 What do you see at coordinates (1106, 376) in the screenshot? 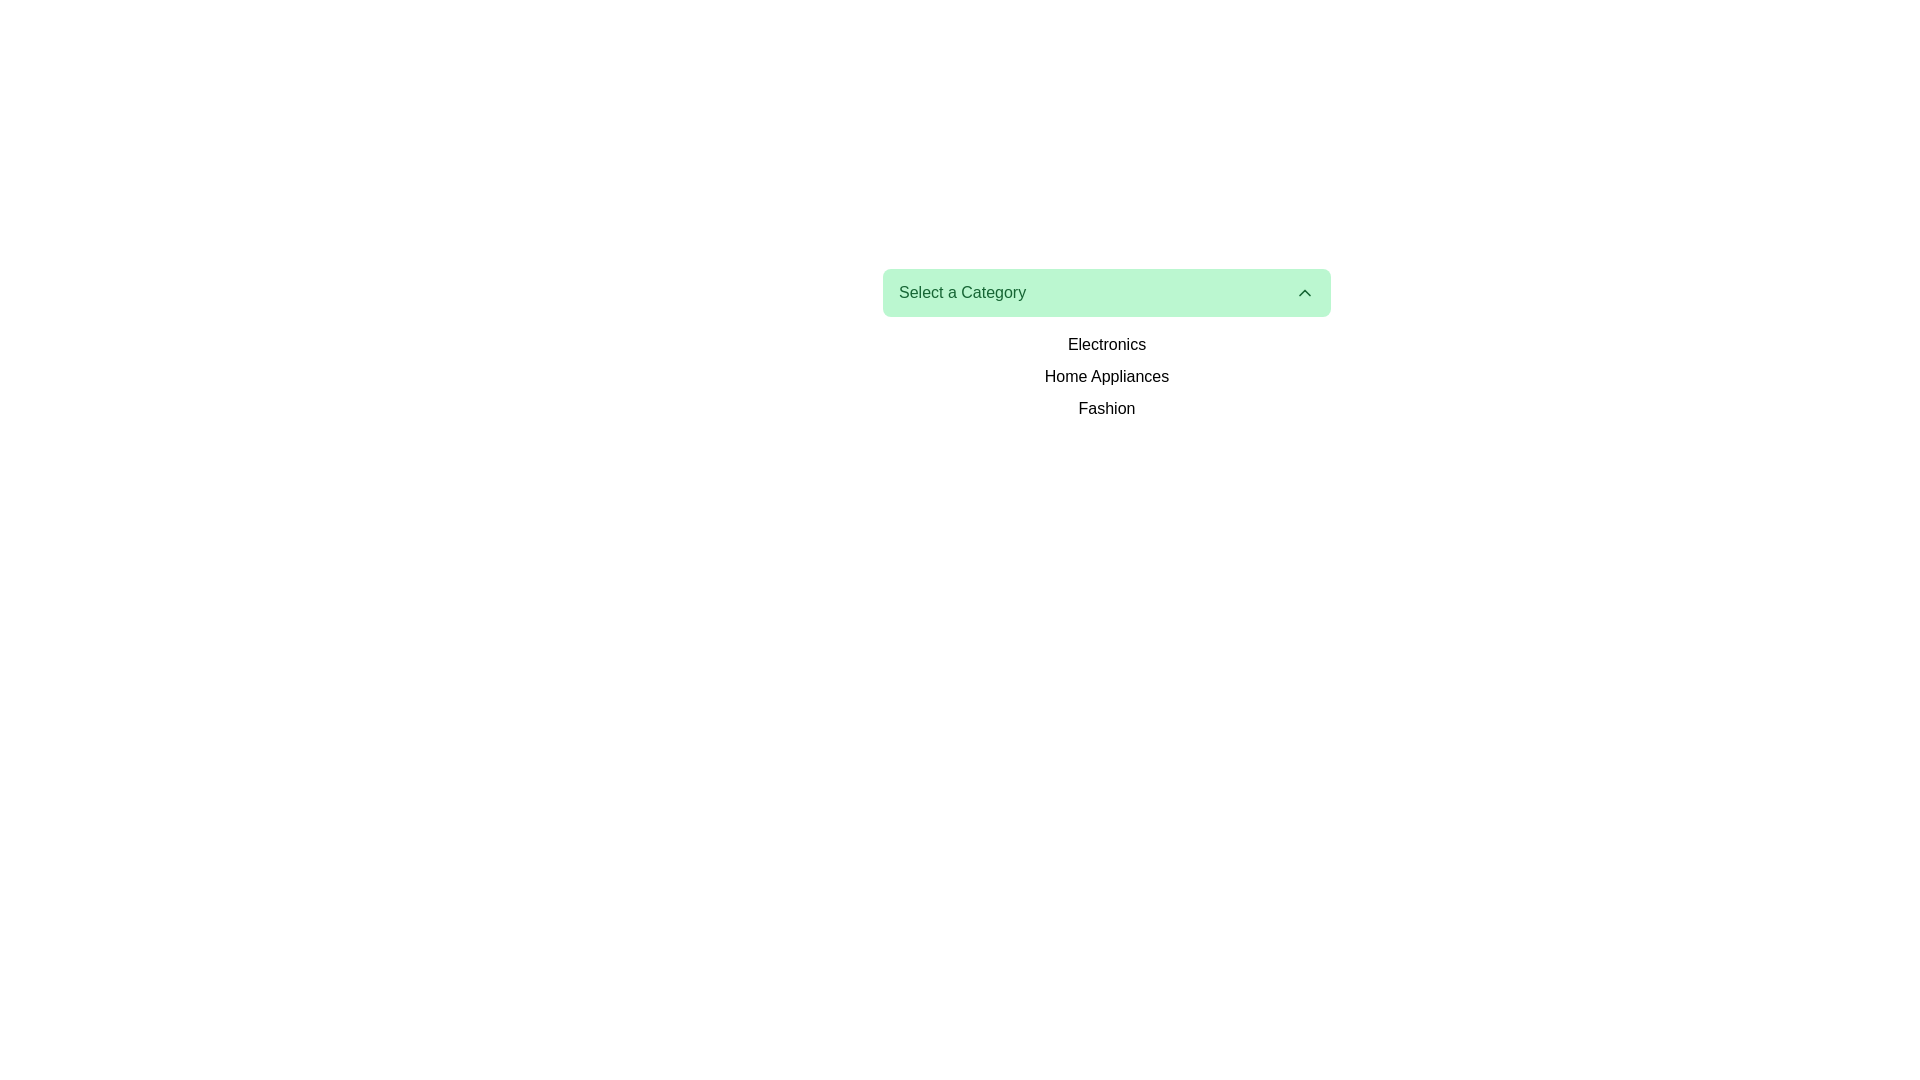
I see `the 'Home Appliances' text label, which is styled in black font on a white background, positioned below 'Electronics' and above 'Fashion' in a vertical dropdown menu` at bounding box center [1106, 376].